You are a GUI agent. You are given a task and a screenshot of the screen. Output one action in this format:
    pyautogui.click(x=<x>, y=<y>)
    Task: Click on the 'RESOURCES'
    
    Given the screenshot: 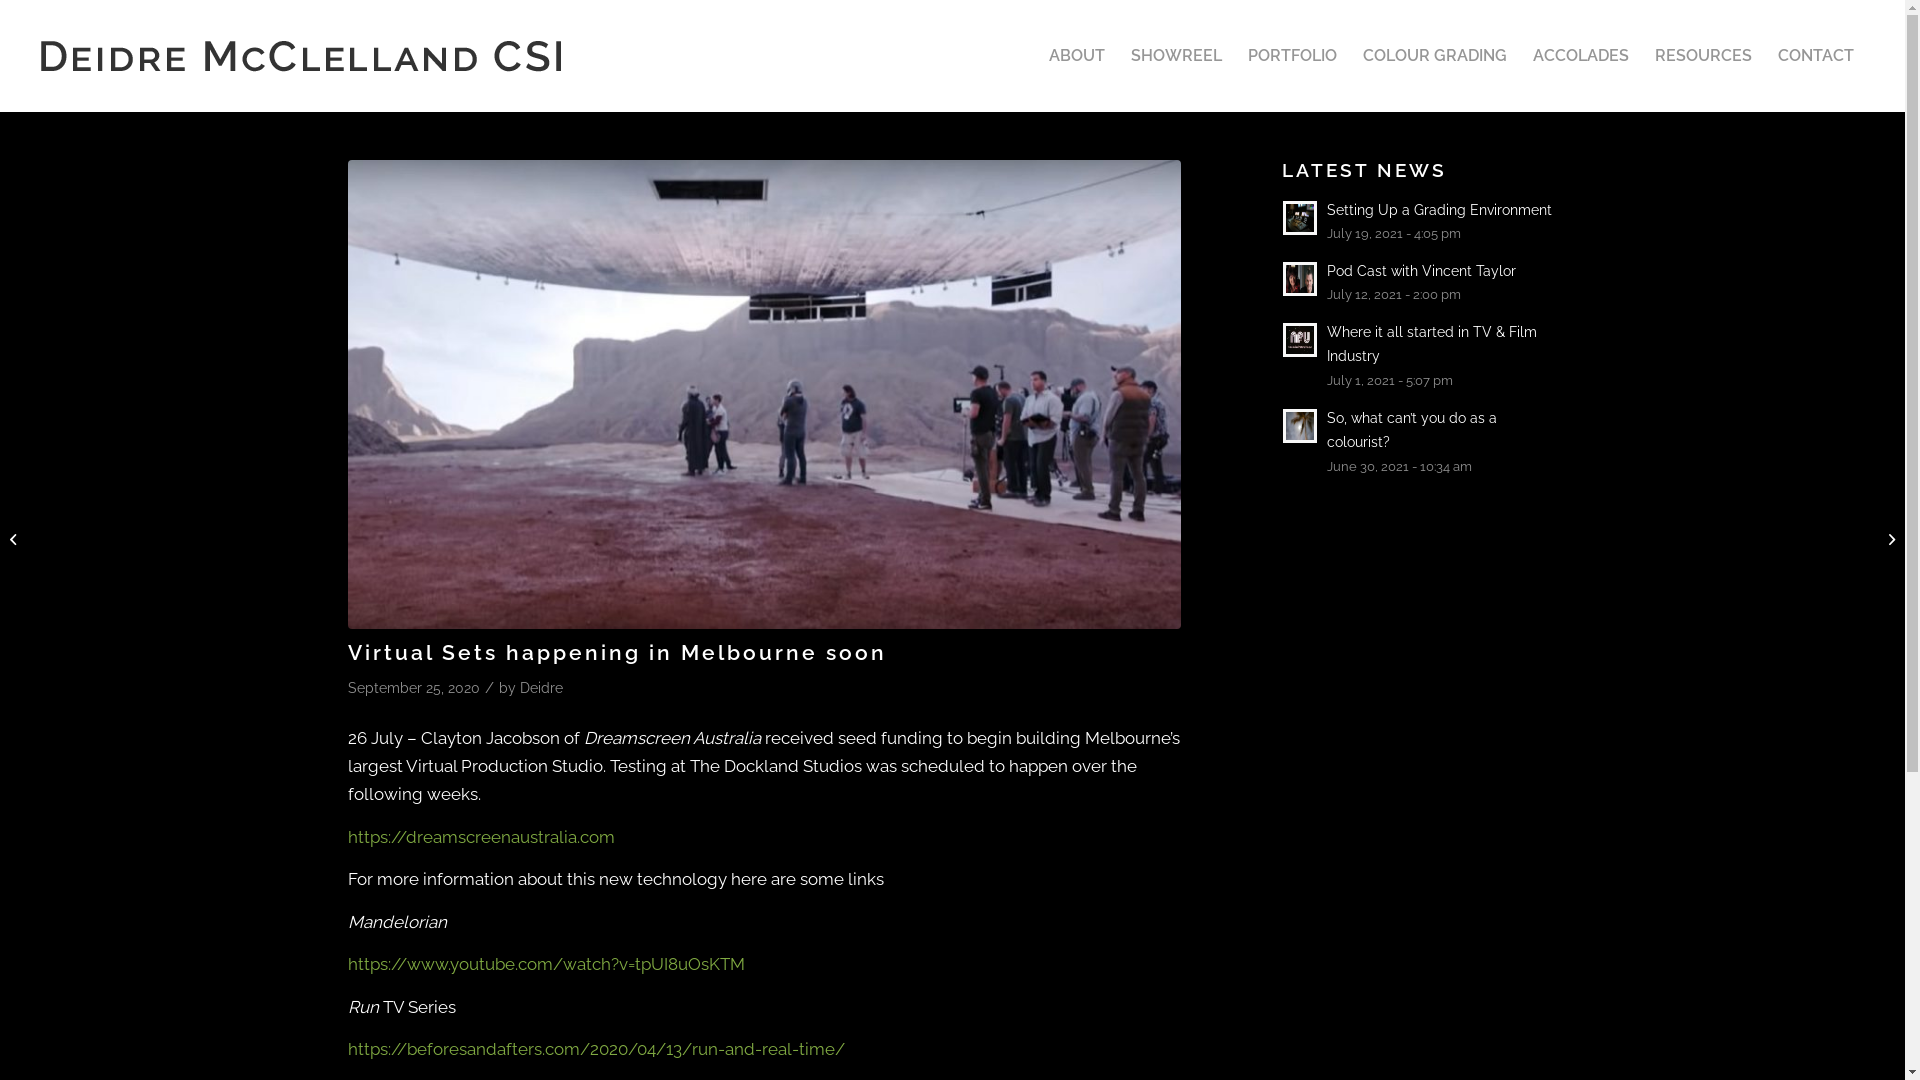 What is the action you would take?
    pyautogui.click(x=1702, y=55)
    